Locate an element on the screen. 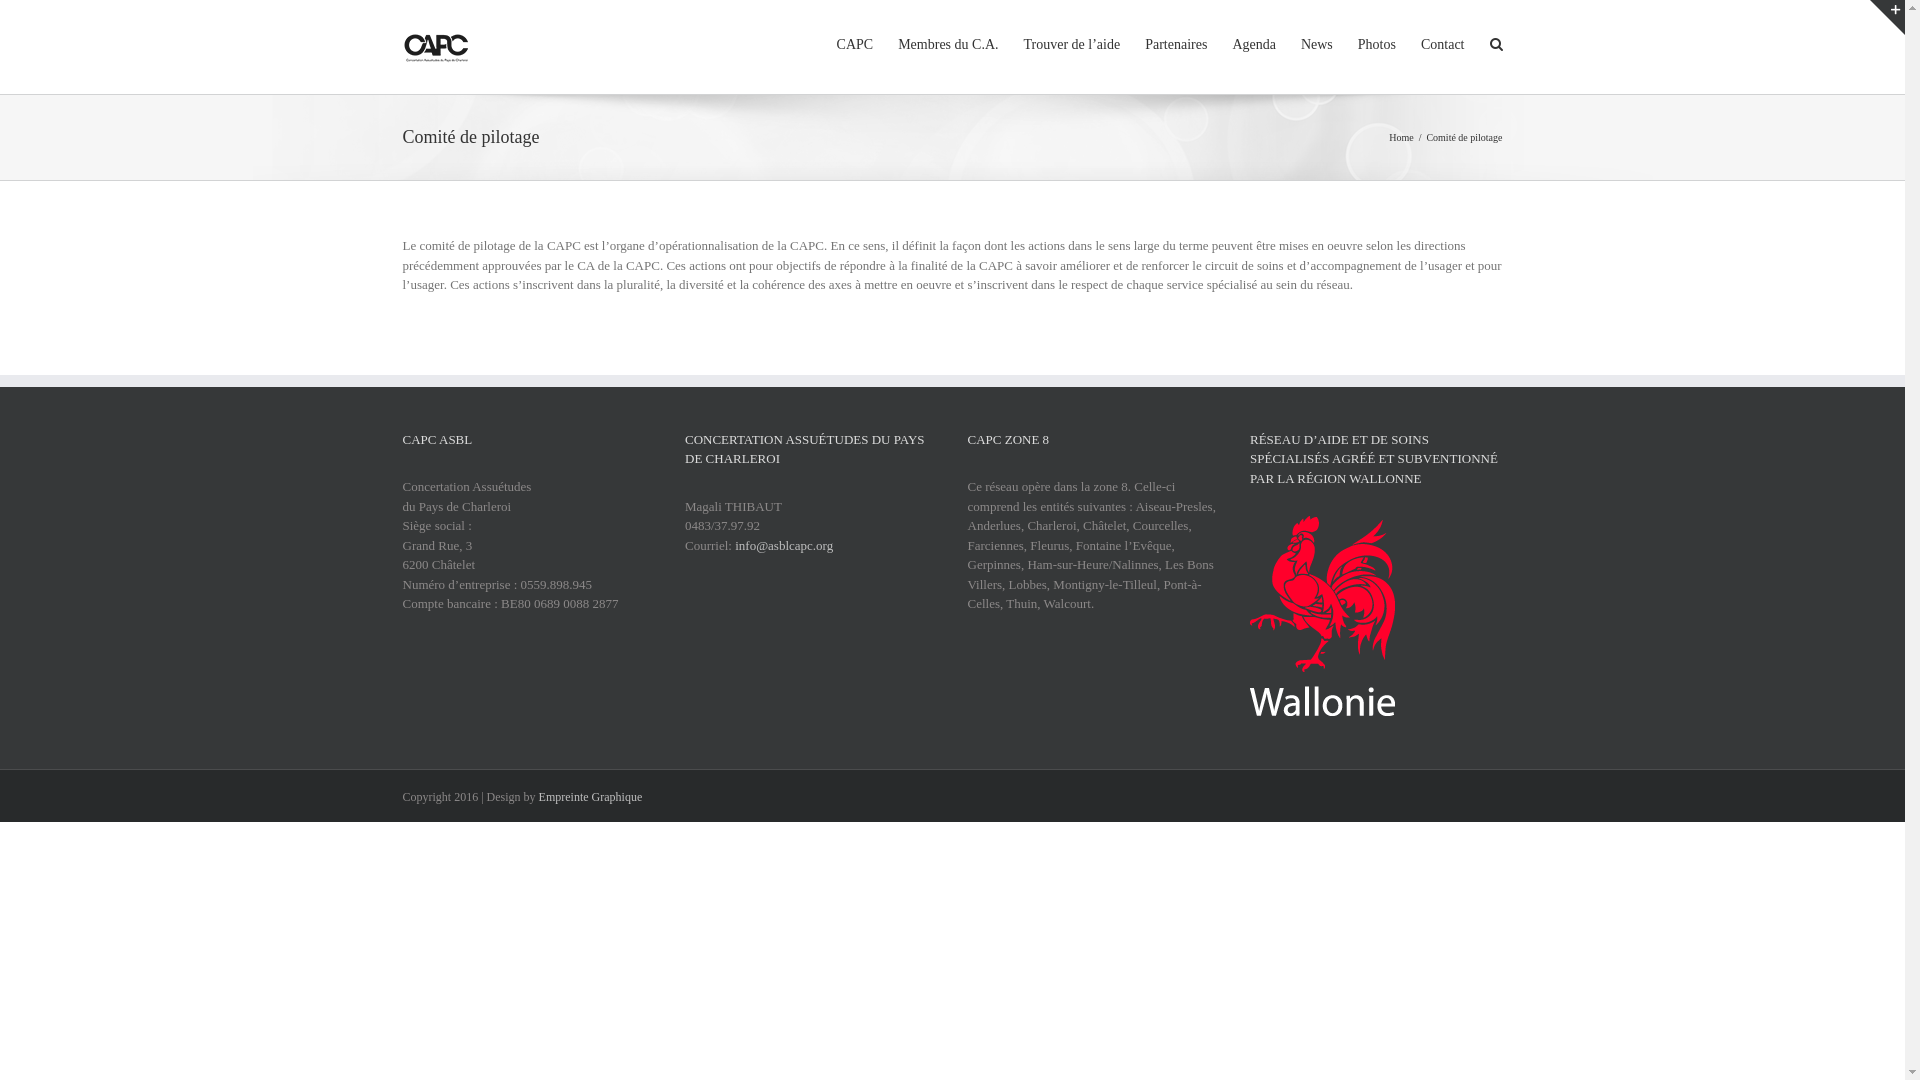  'Home' is located at coordinates (1387, 136).